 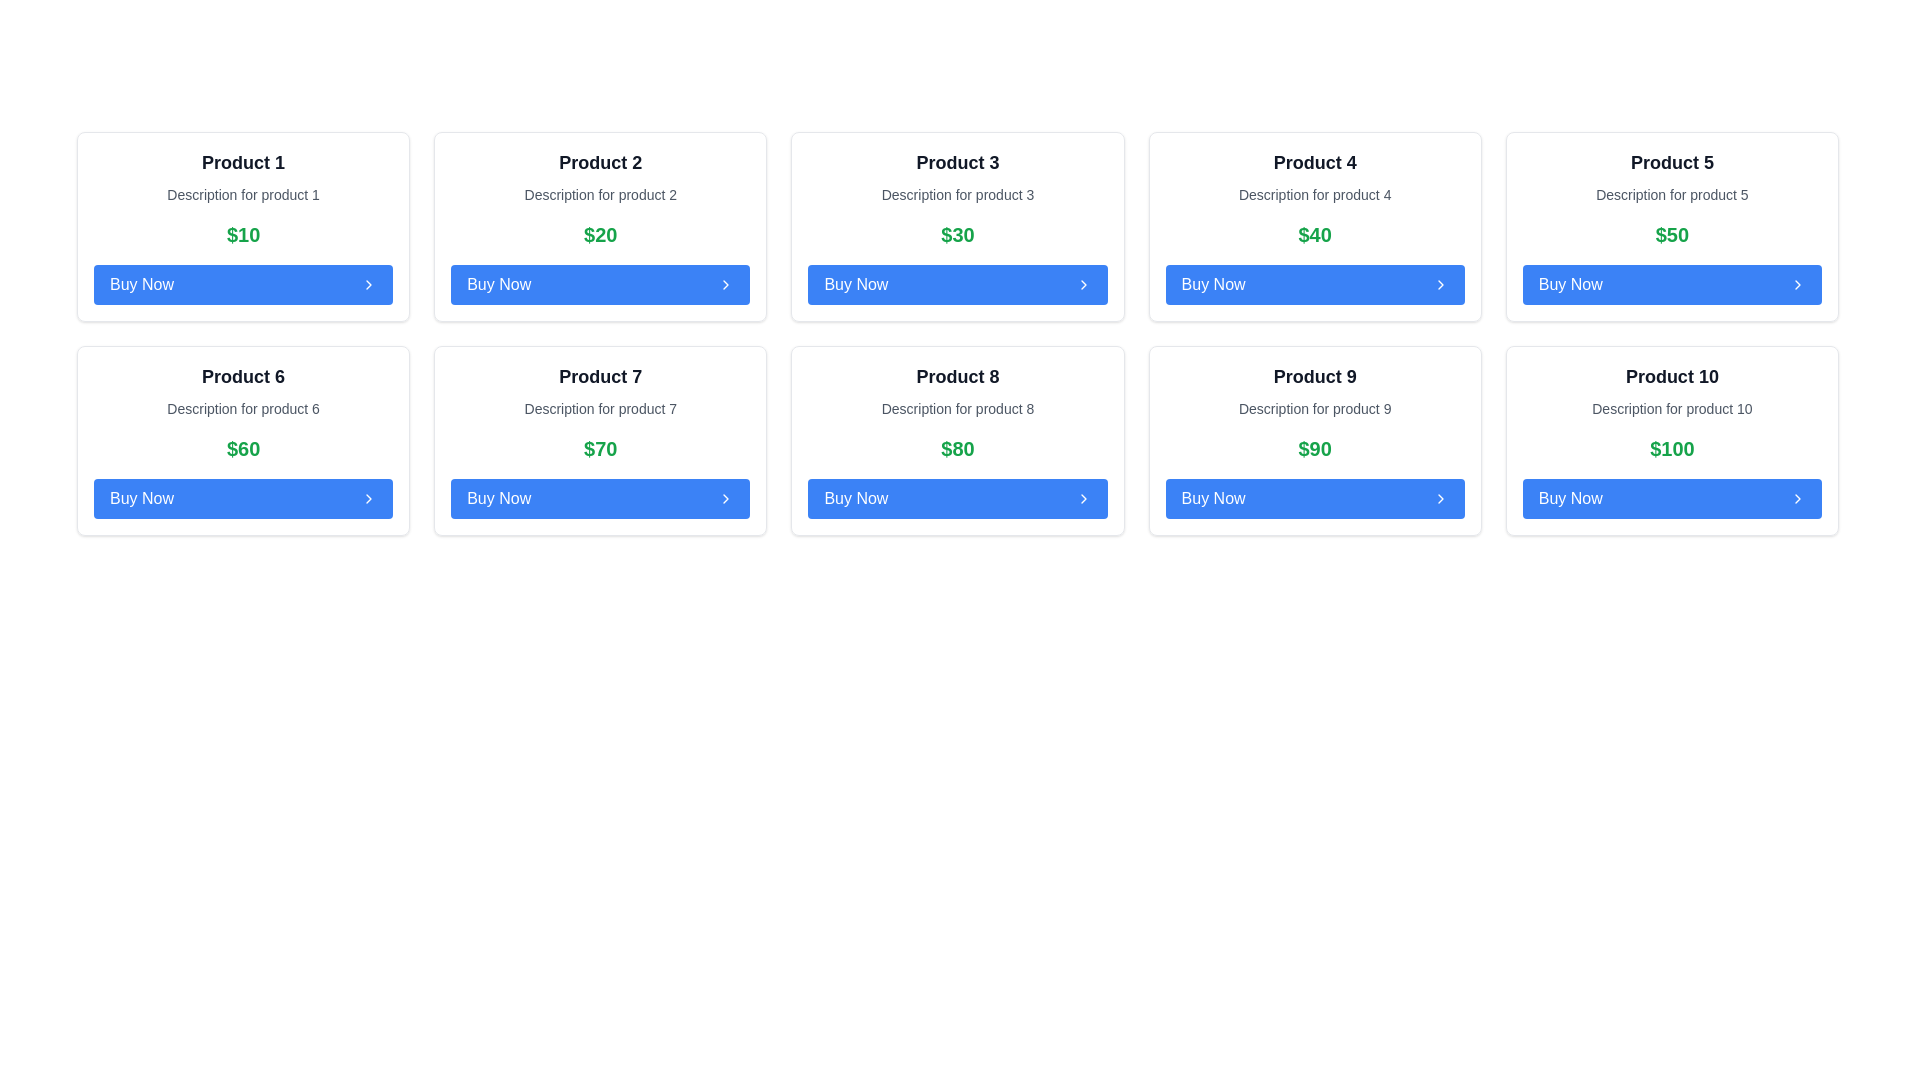 What do you see at coordinates (957, 407) in the screenshot?
I see `the descriptive text label for 'Product 8', which is located directly below the header and above the price display` at bounding box center [957, 407].